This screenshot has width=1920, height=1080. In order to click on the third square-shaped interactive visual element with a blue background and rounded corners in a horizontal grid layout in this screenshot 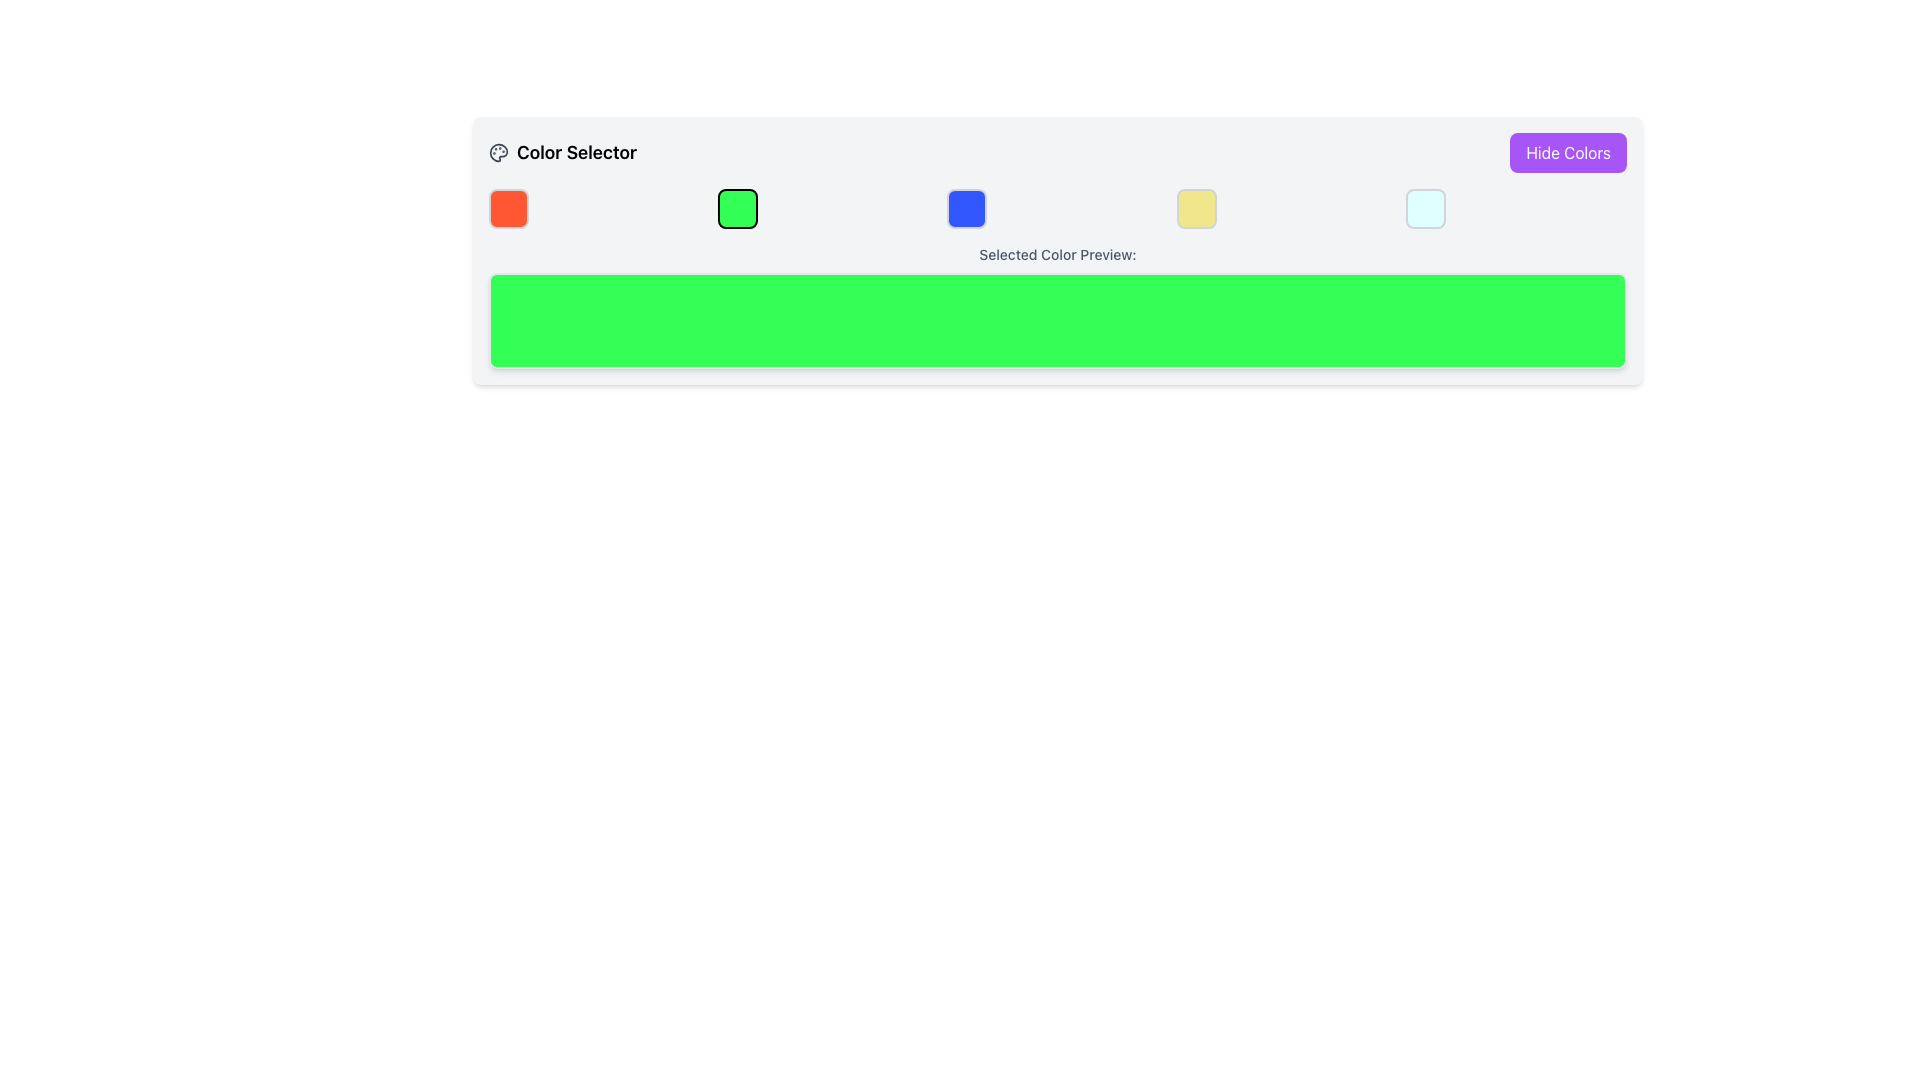, I will do `click(967, 208)`.